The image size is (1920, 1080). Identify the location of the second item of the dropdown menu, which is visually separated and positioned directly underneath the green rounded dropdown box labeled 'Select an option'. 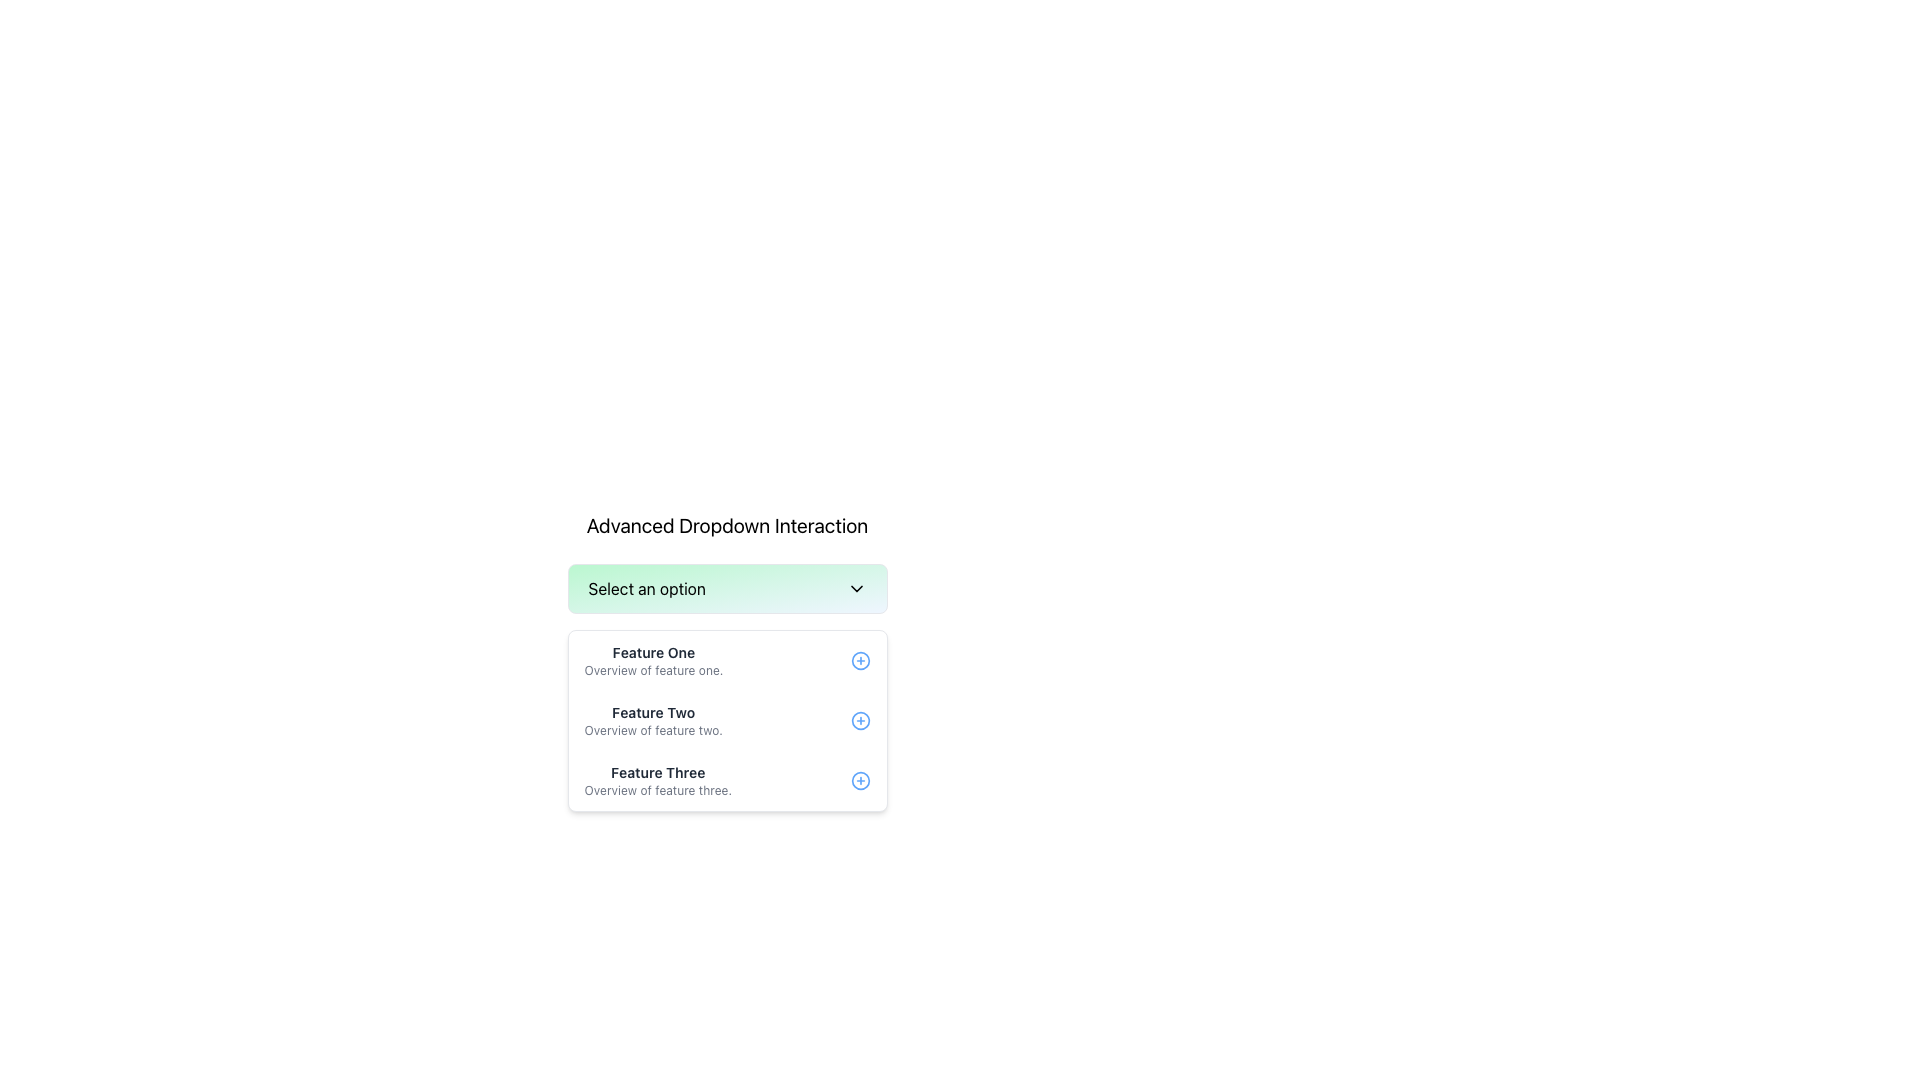
(726, 721).